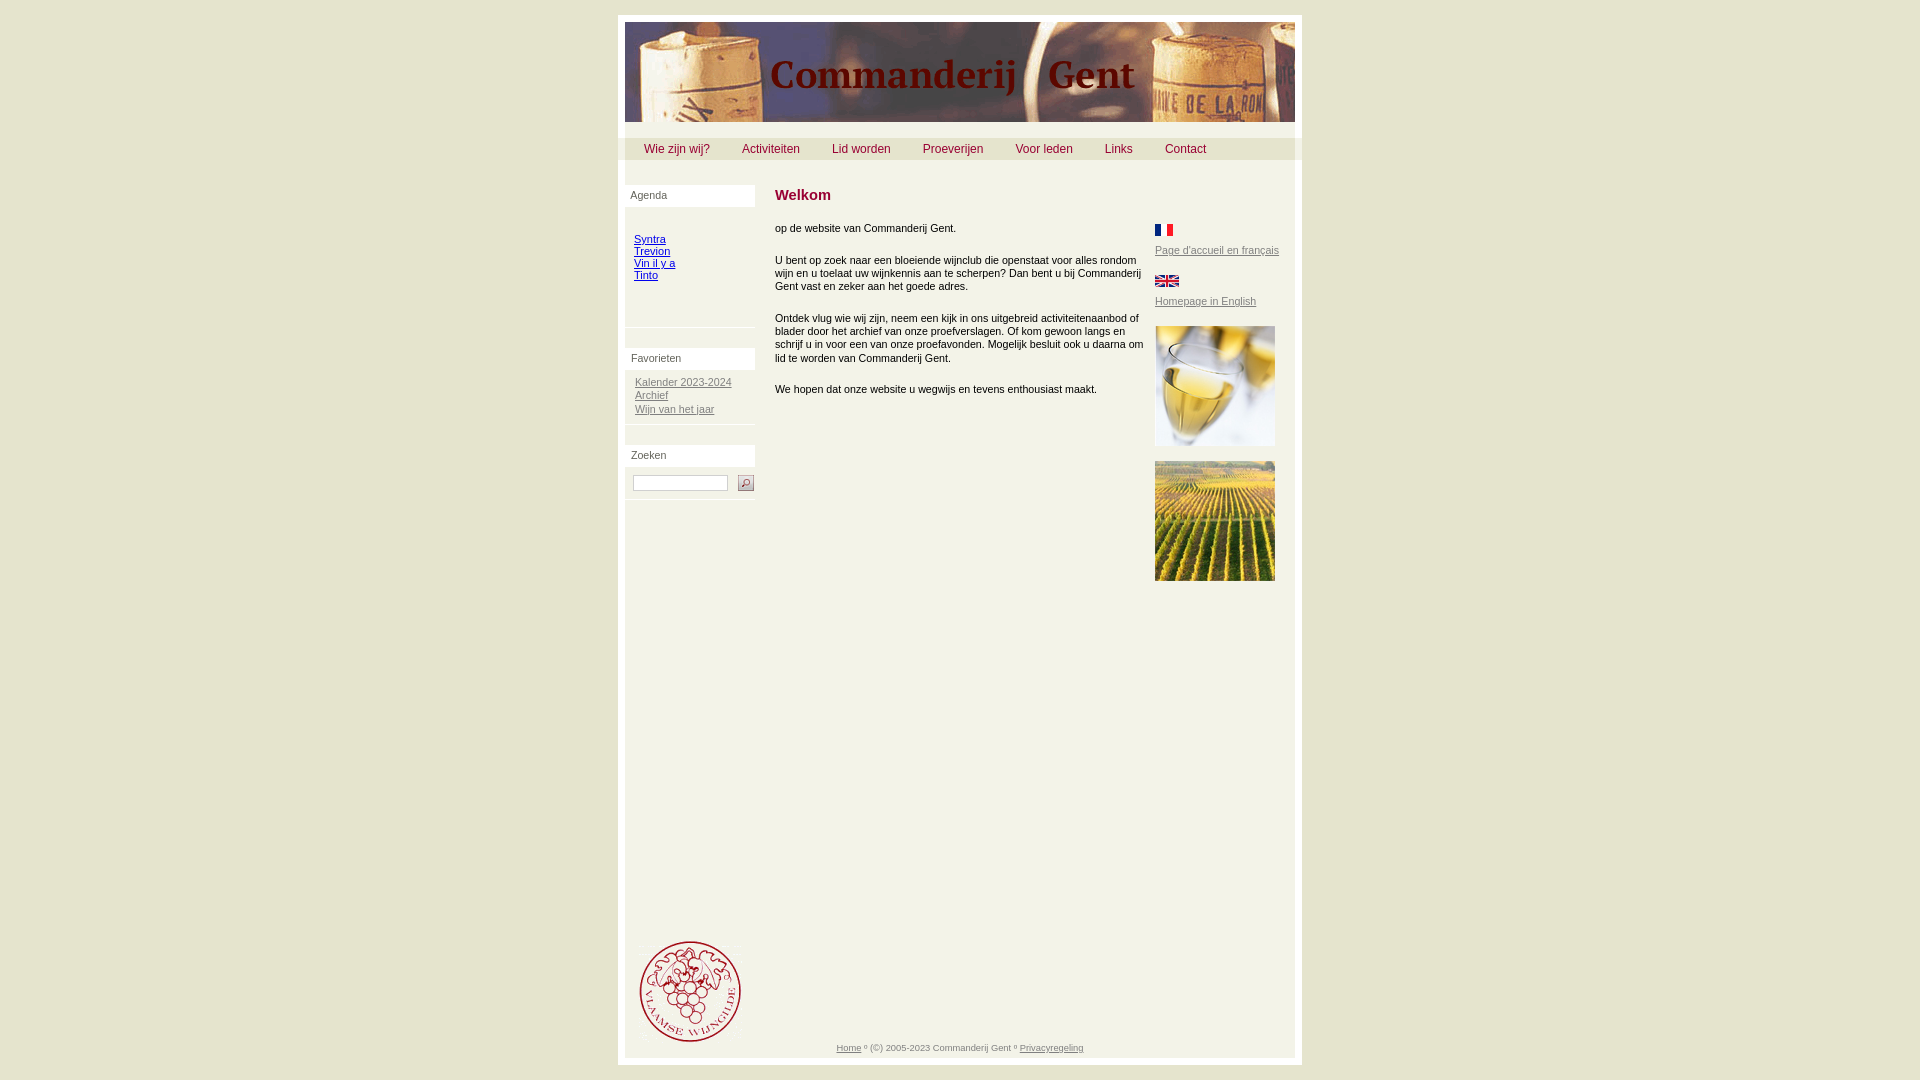 The height and width of the screenshot is (1080, 1920). I want to click on 'Wijn van het jaar', so click(674, 407).